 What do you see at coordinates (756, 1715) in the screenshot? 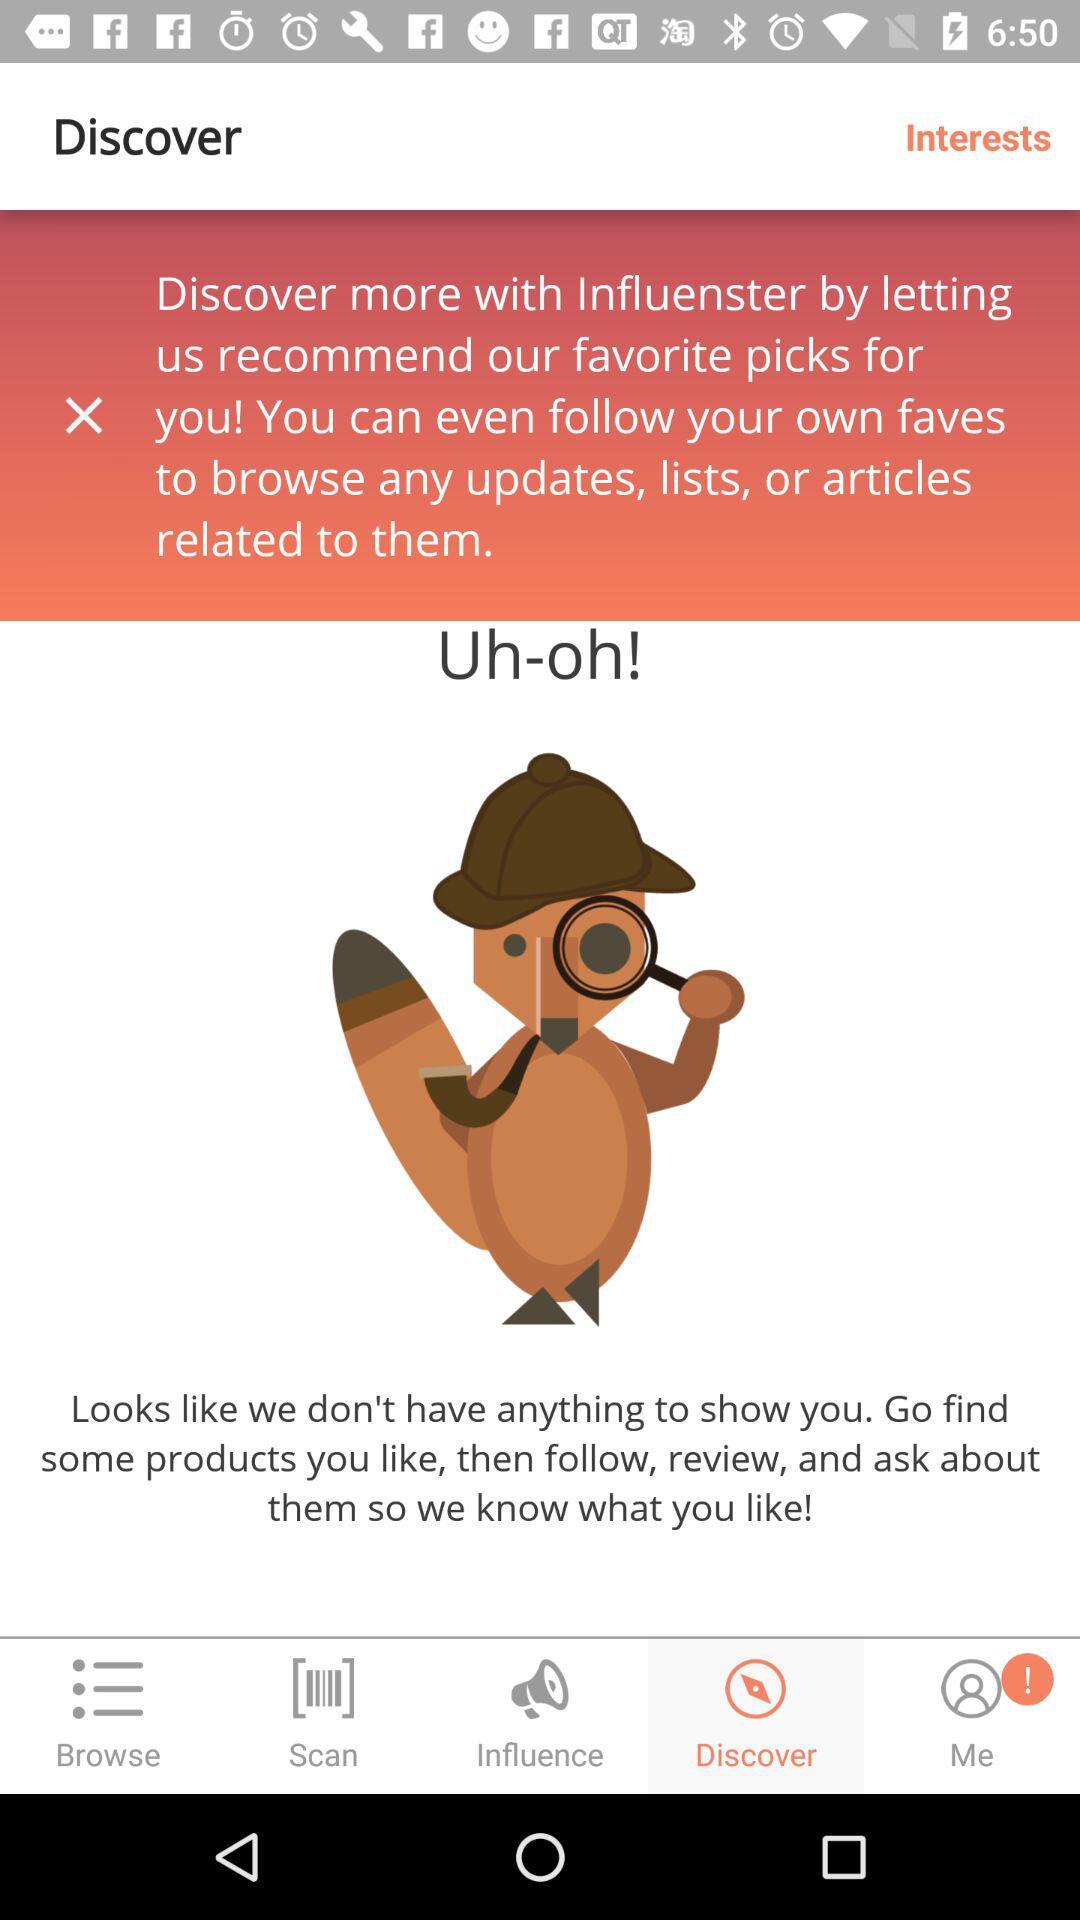
I see `the time icon` at bounding box center [756, 1715].